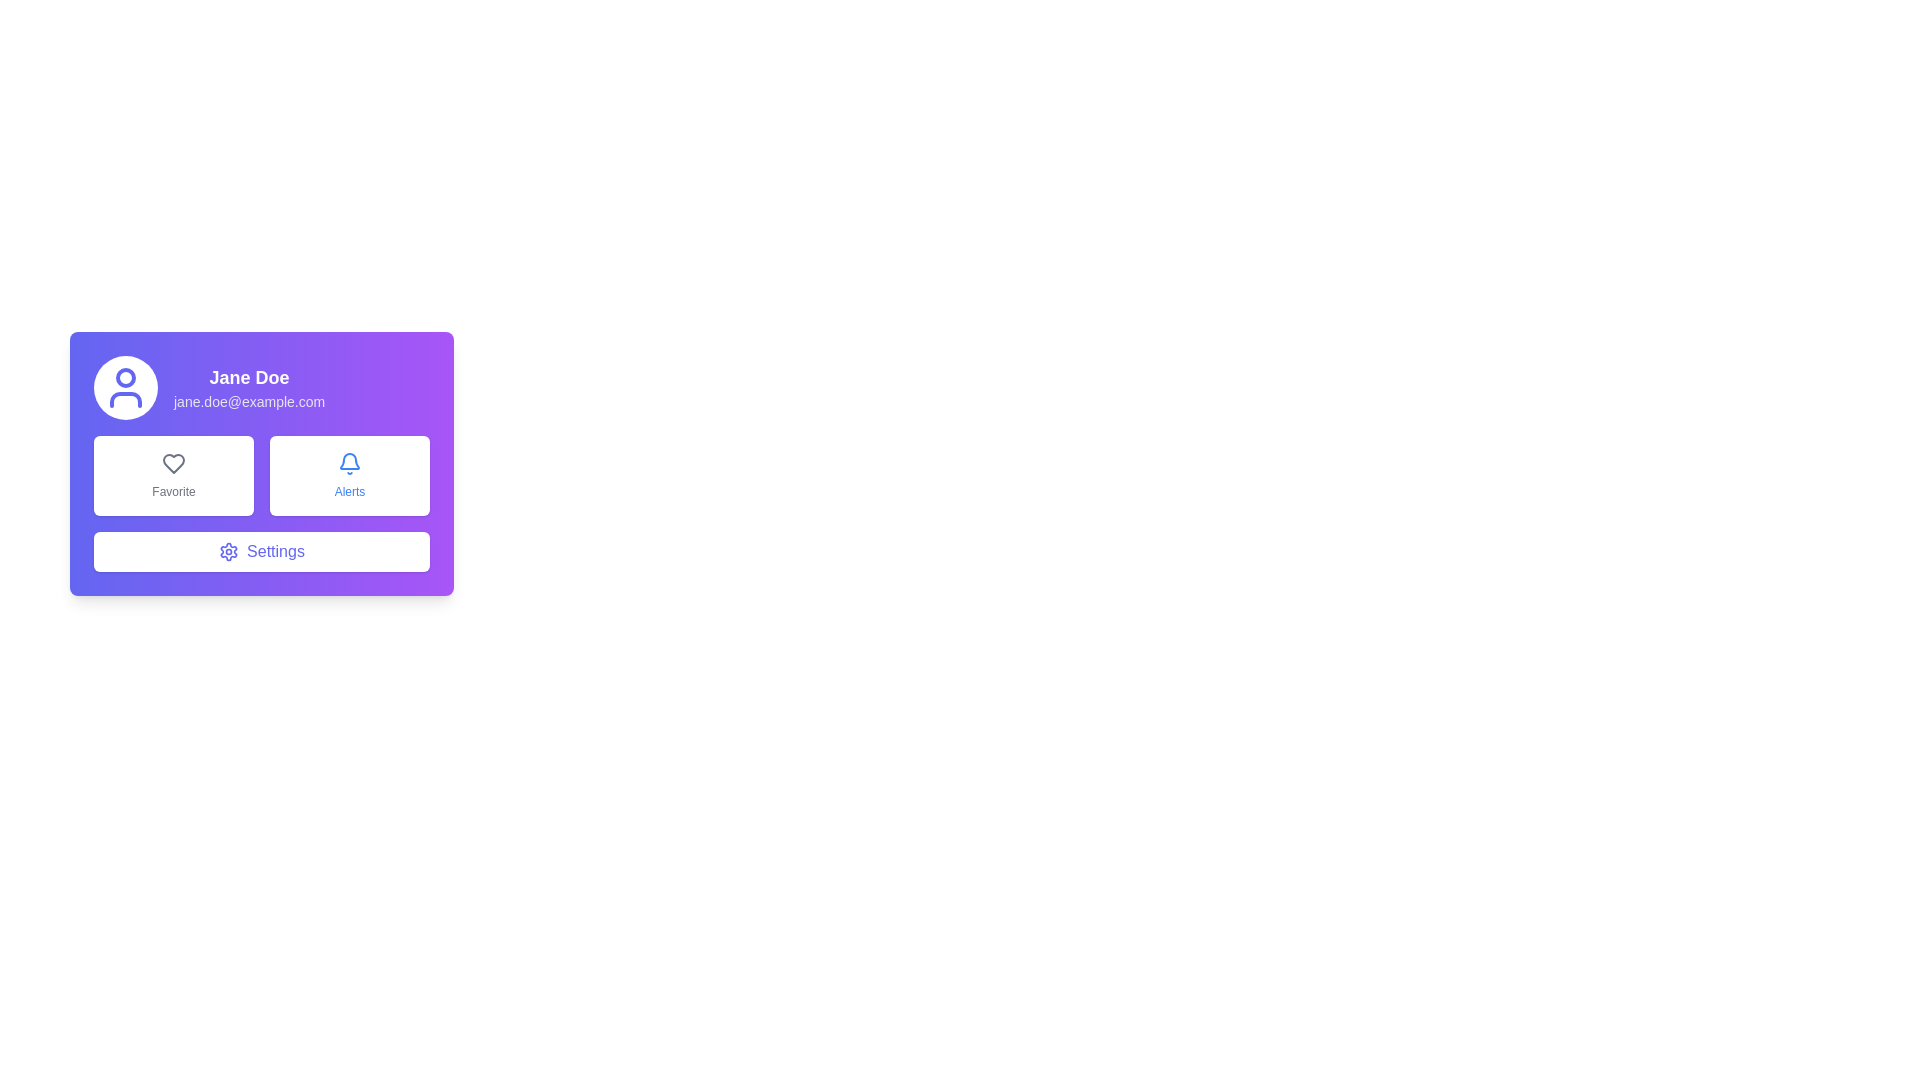 The image size is (1920, 1080). I want to click on the text display that shows the user's name and email address, located to the right of the circular user avatar icon within a card layout, so click(248, 388).